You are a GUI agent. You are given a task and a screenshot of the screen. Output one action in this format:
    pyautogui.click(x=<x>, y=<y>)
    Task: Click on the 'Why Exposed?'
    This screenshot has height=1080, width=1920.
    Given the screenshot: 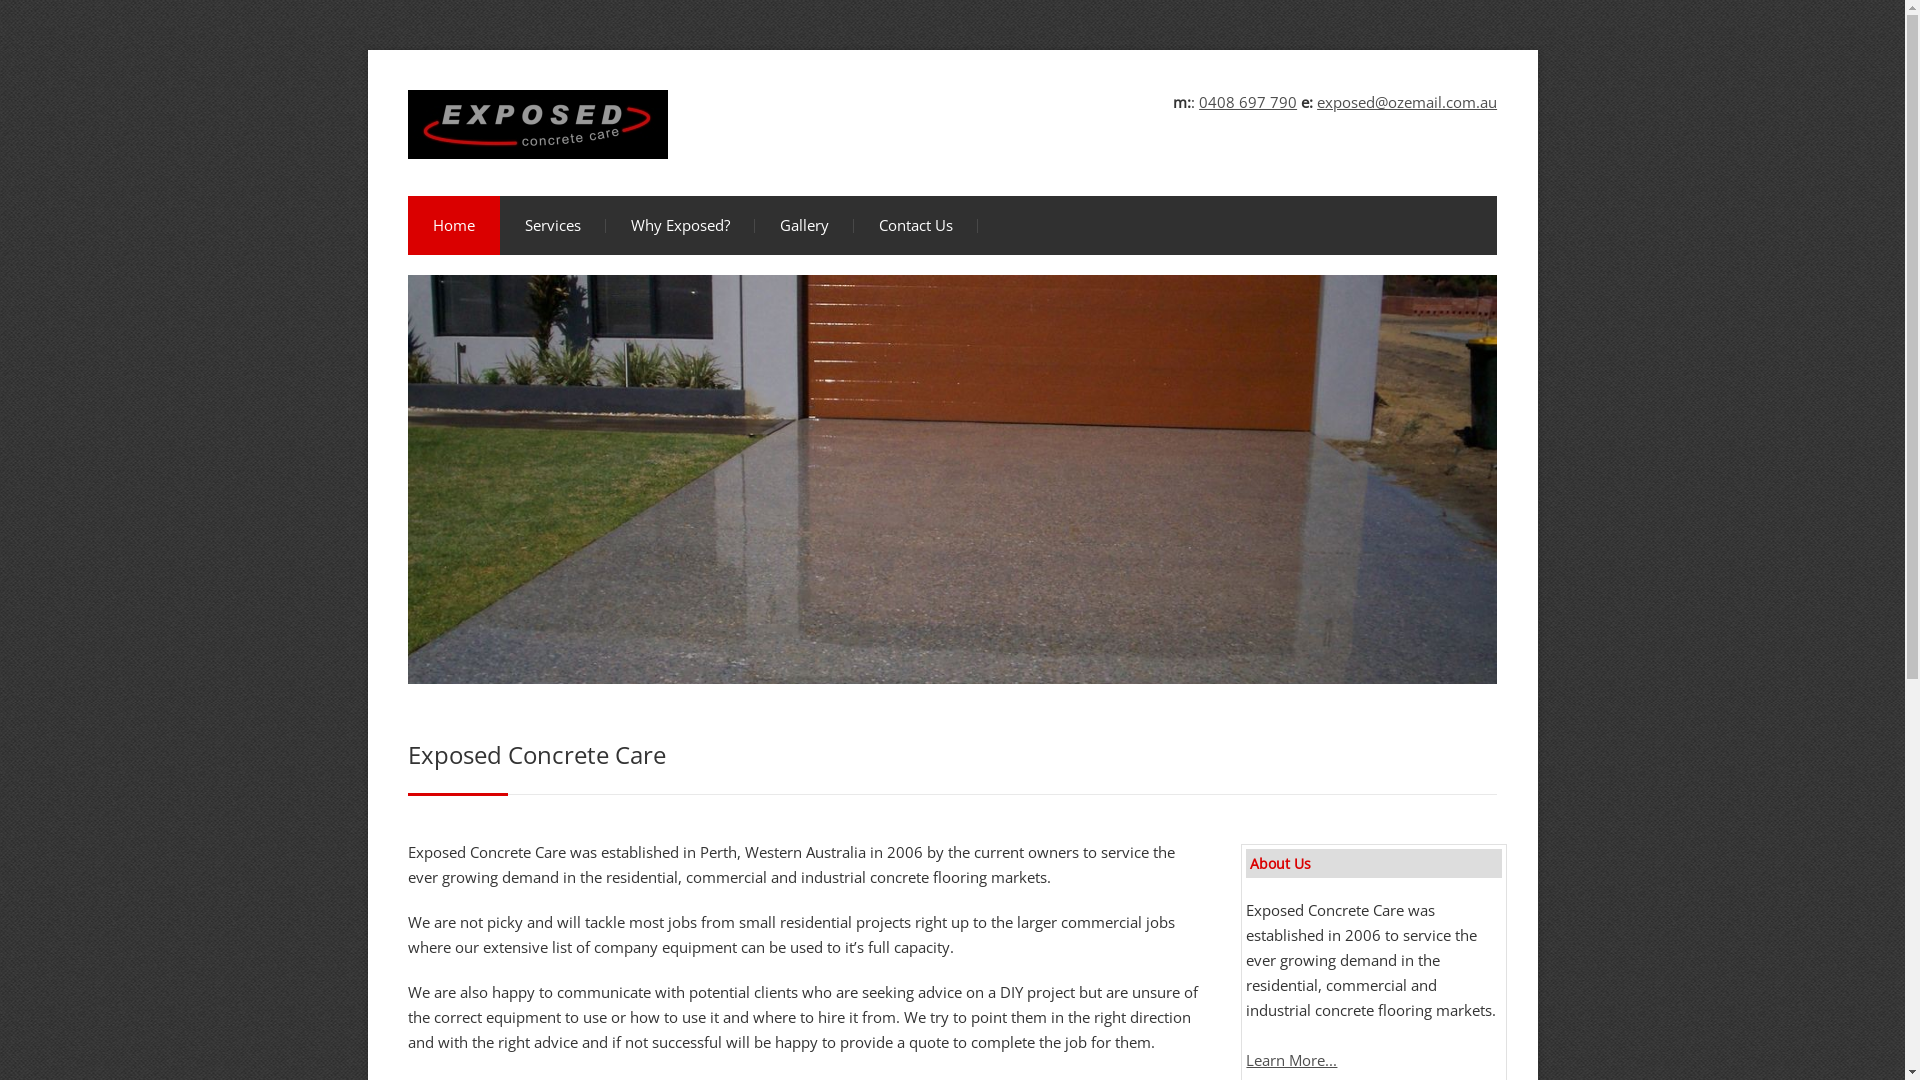 What is the action you would take?
    pyautogui.click(x=604, y=225)
    